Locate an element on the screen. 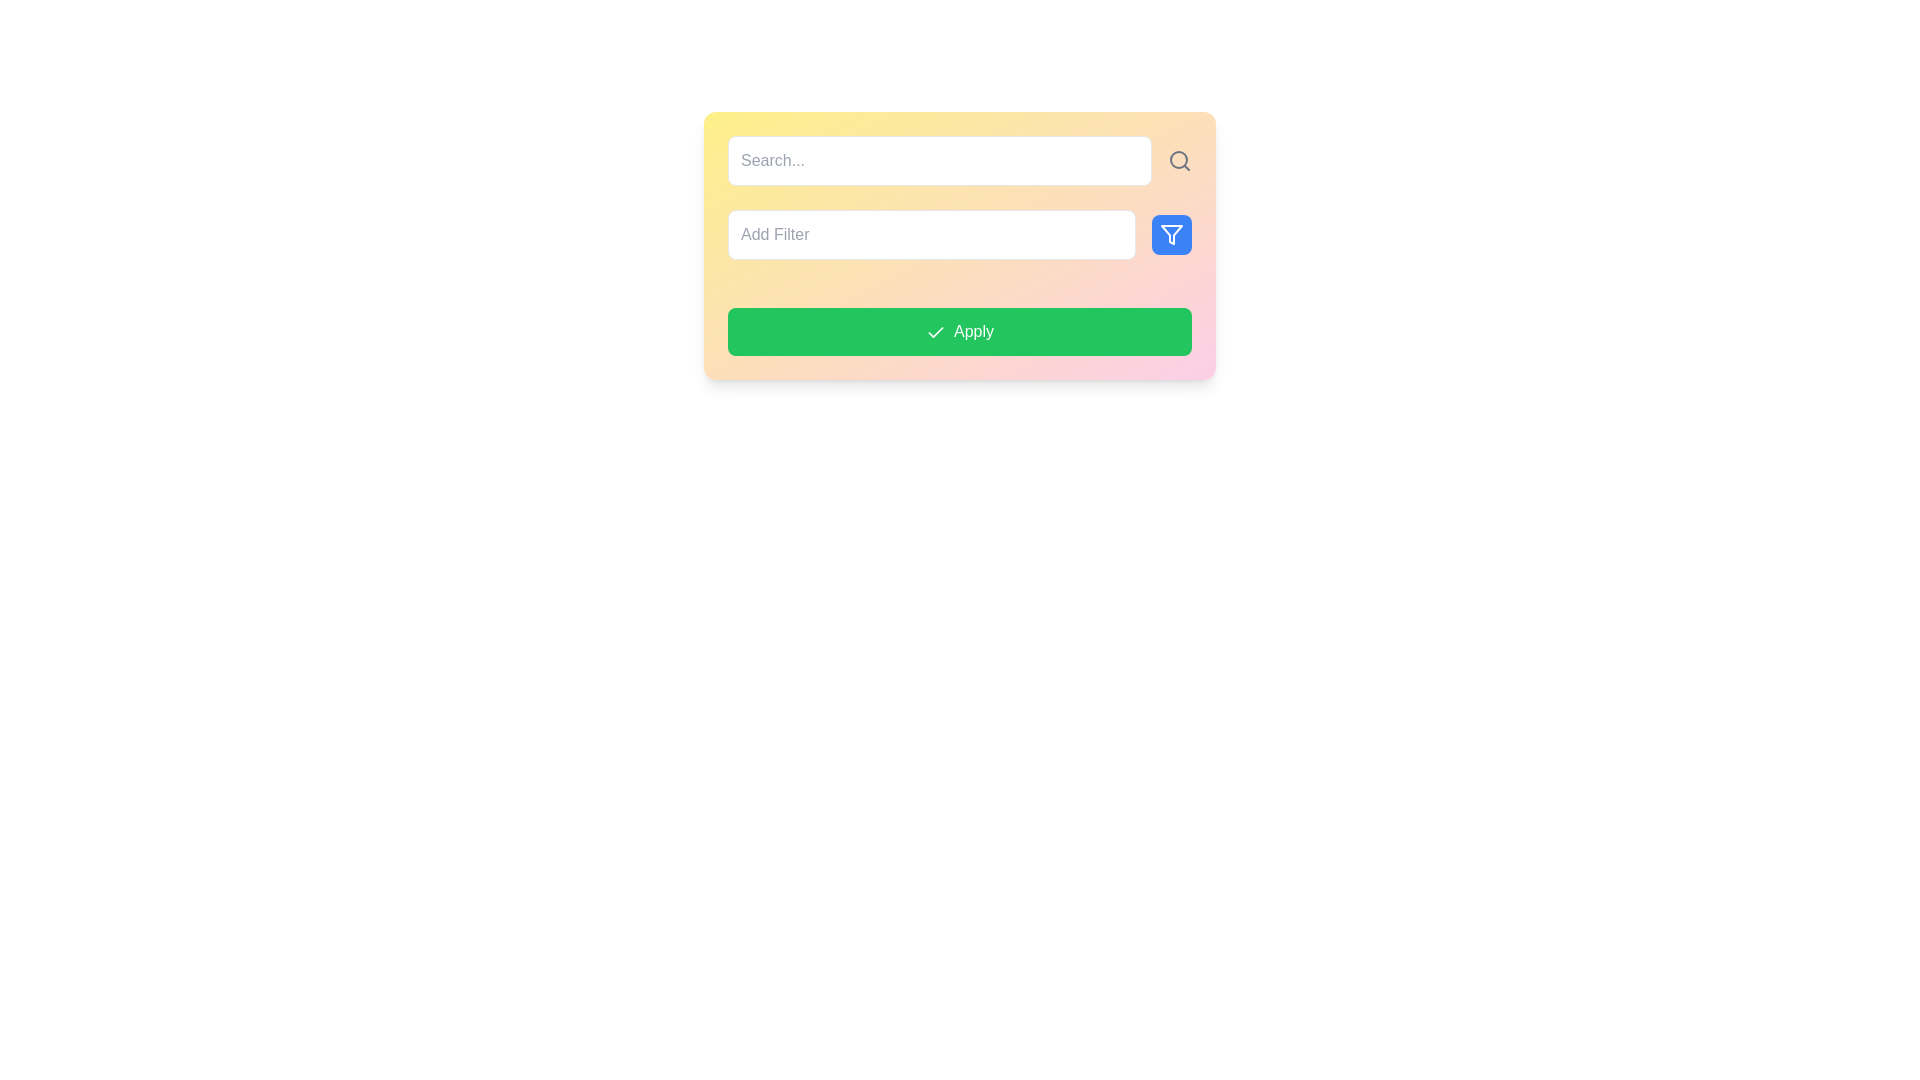 This screenshot has height=1080, width=1920. the search icon, which is a circular magnifying glass shape located to the right of the search input box with placeholder 'Search...' is located at coordinates (1180, 160).